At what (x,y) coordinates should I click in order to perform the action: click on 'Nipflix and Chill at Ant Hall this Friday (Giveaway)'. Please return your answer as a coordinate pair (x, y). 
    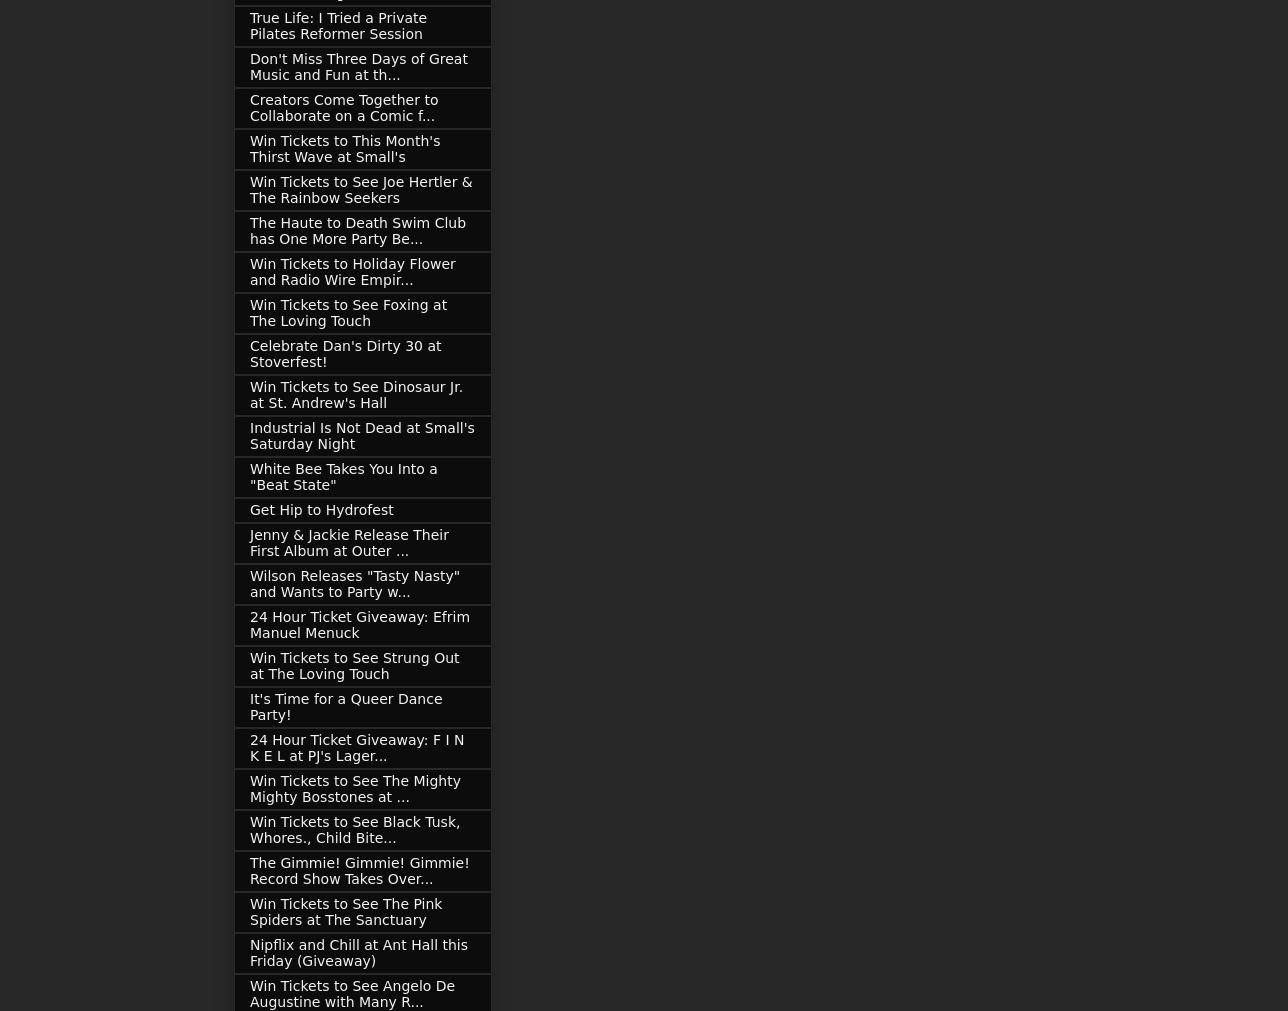
    Looking at the image, I should click on (358, 952).